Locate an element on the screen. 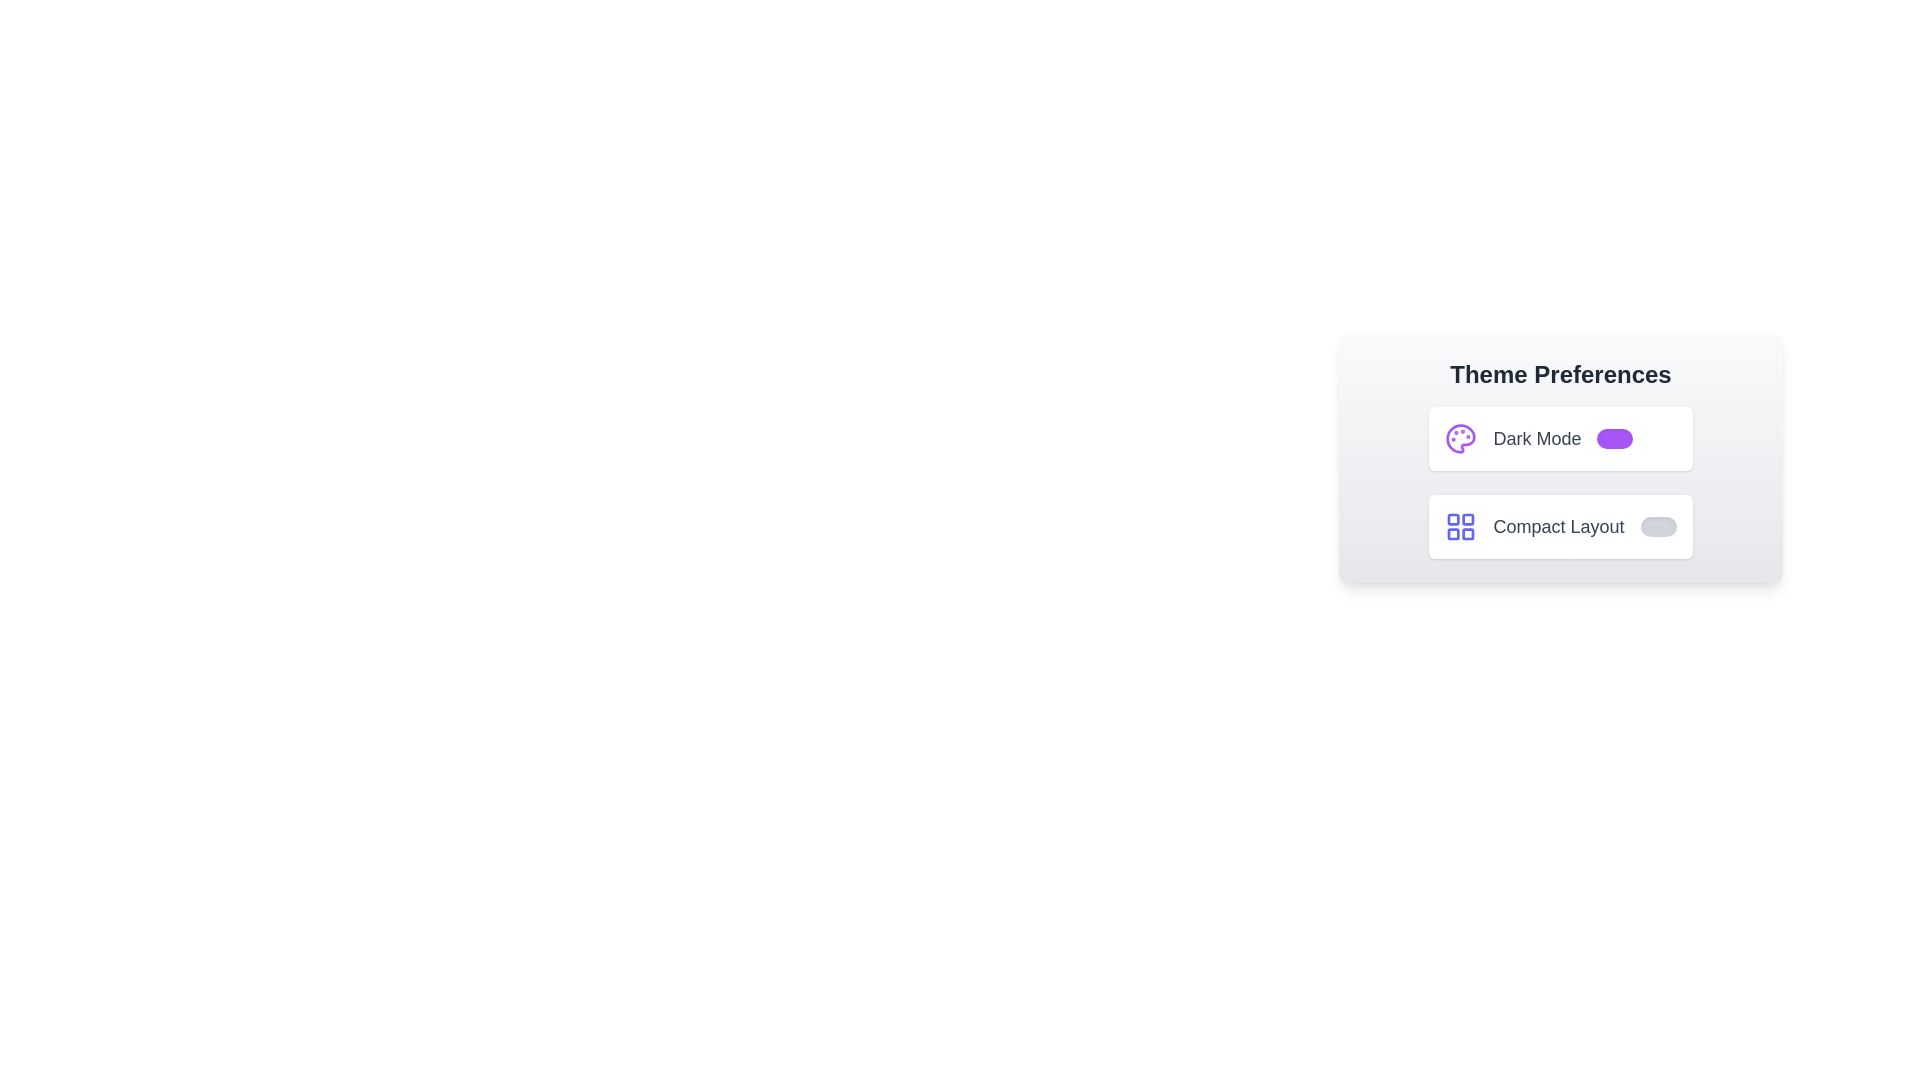  the 'Dark Mode' text and icon to inspect their details is located at coordinates (1536, 438).